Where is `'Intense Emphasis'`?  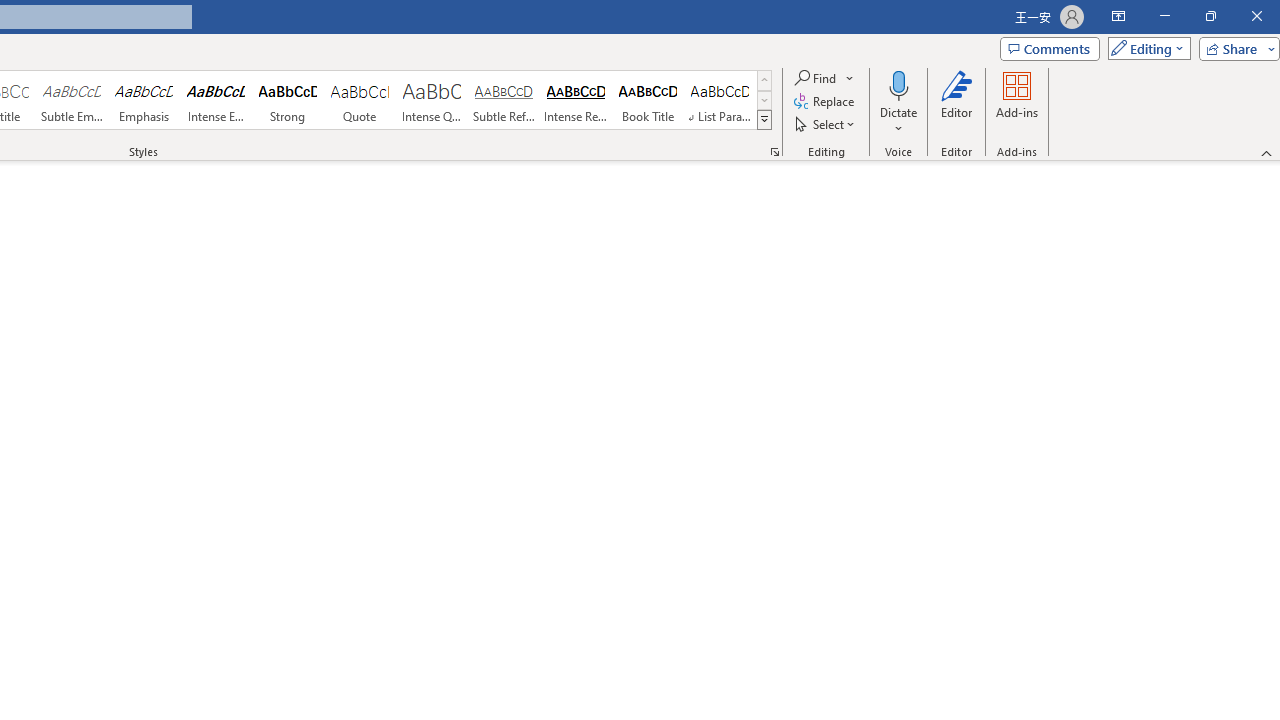
'Intense Emphasis' is located at coordinates (216, 100).